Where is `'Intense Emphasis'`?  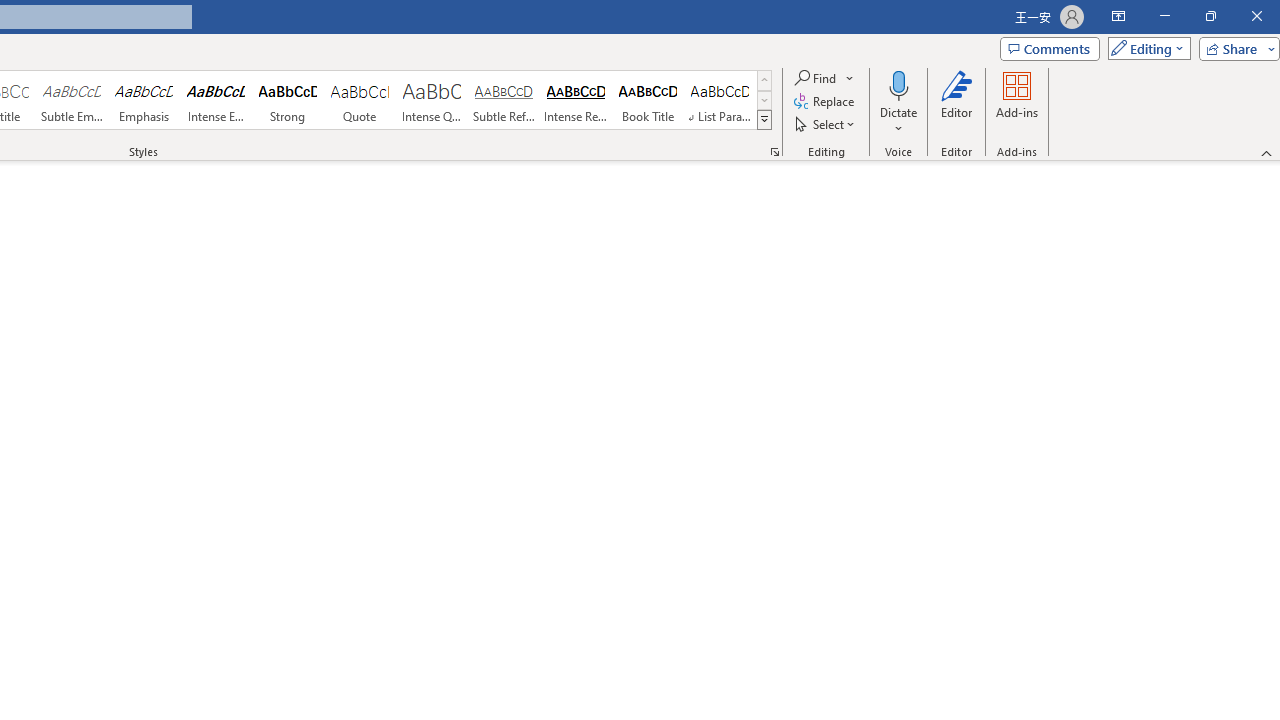
'Intense Emphasis' is located at coordinates (216, 100).